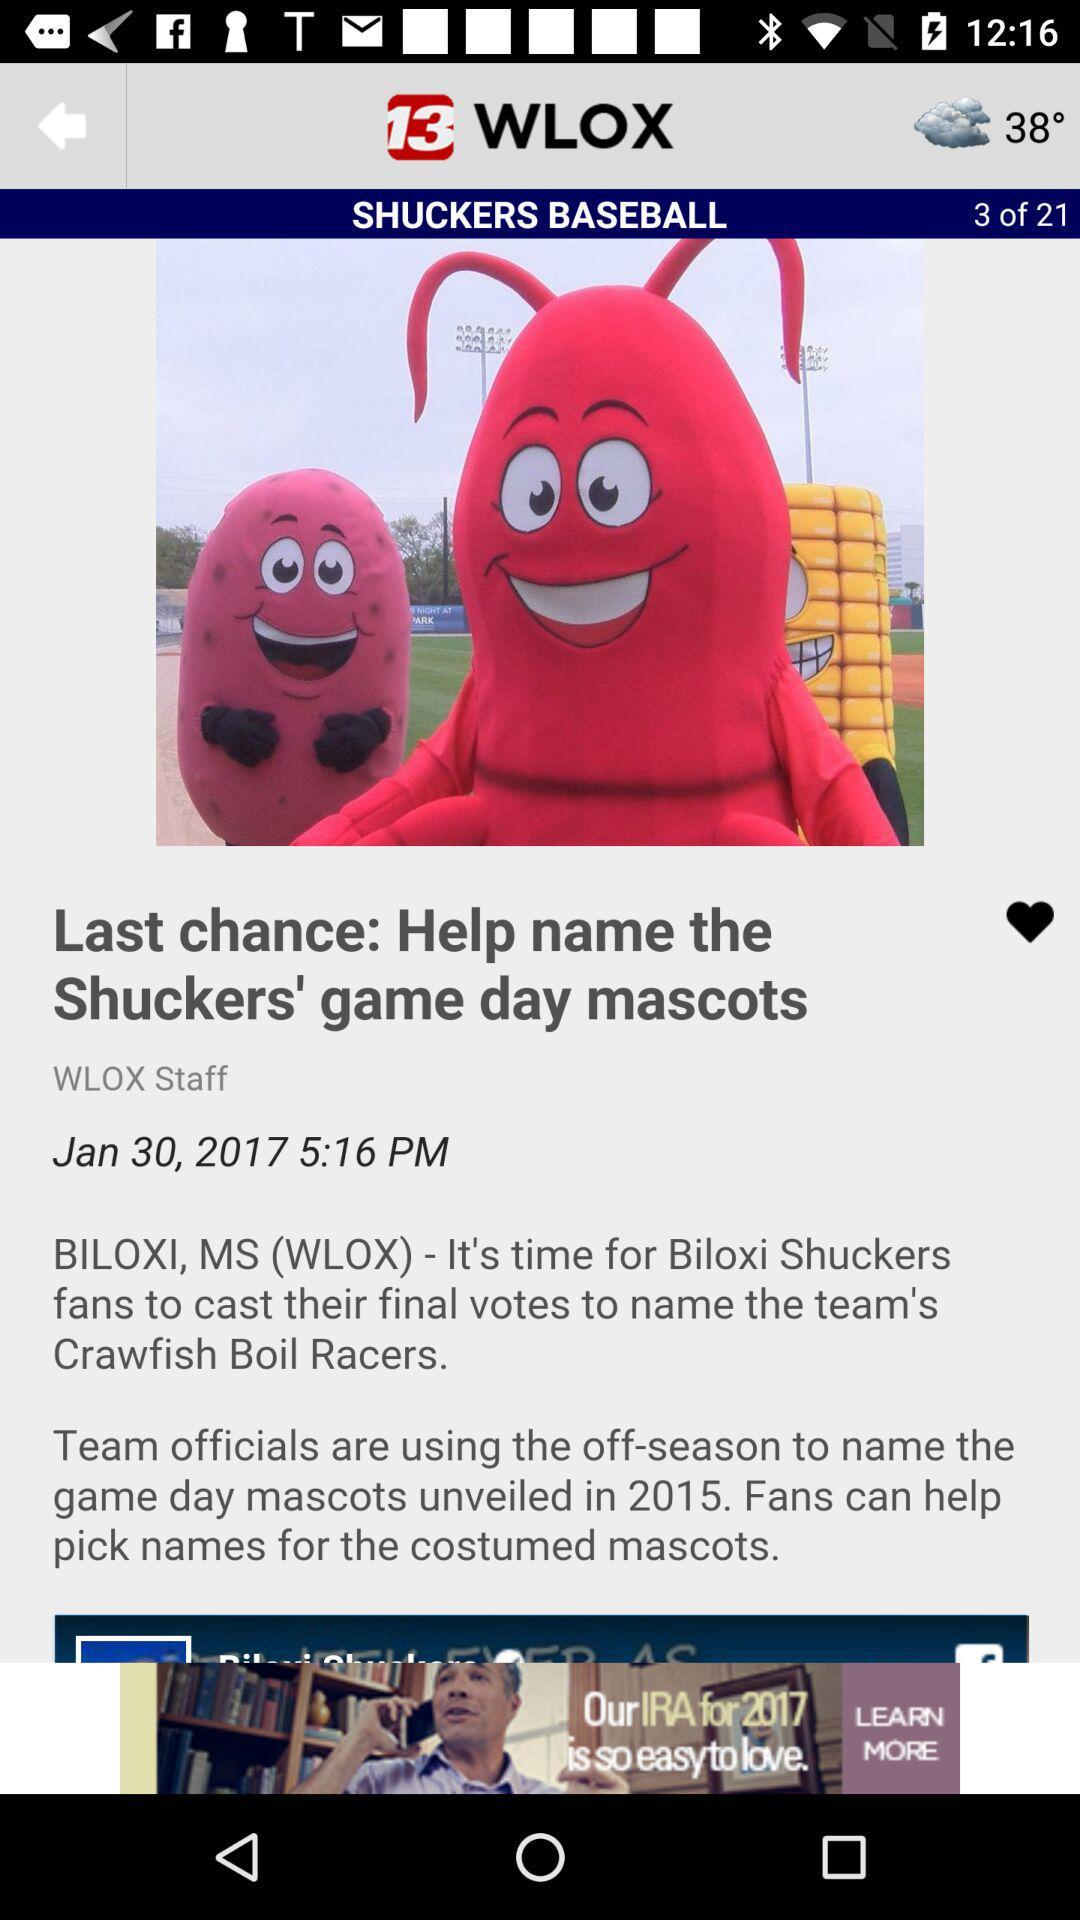  I want to click on the favorite icon, so click(1017, 921).